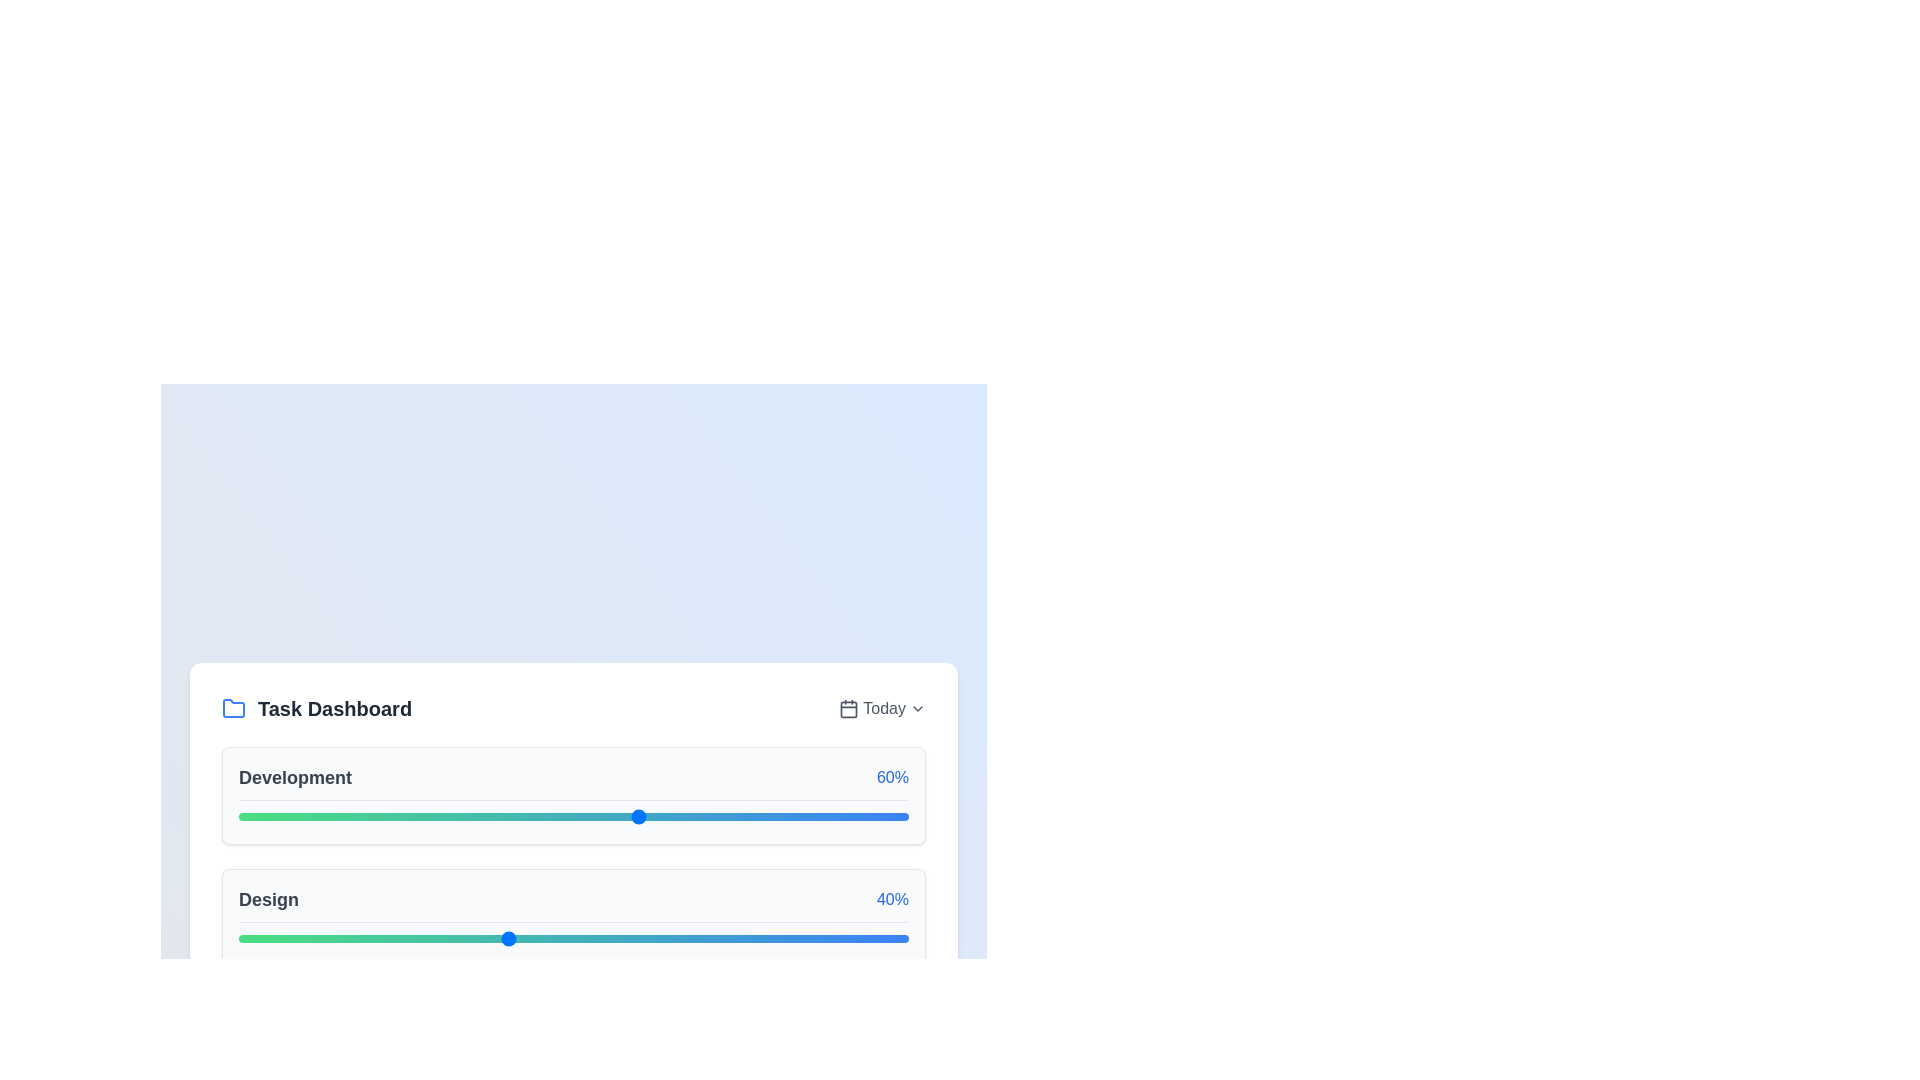 This screenshot has width=1920, height=1080. I want to click on the progress of the 'Design' slider, so click(445, 938).